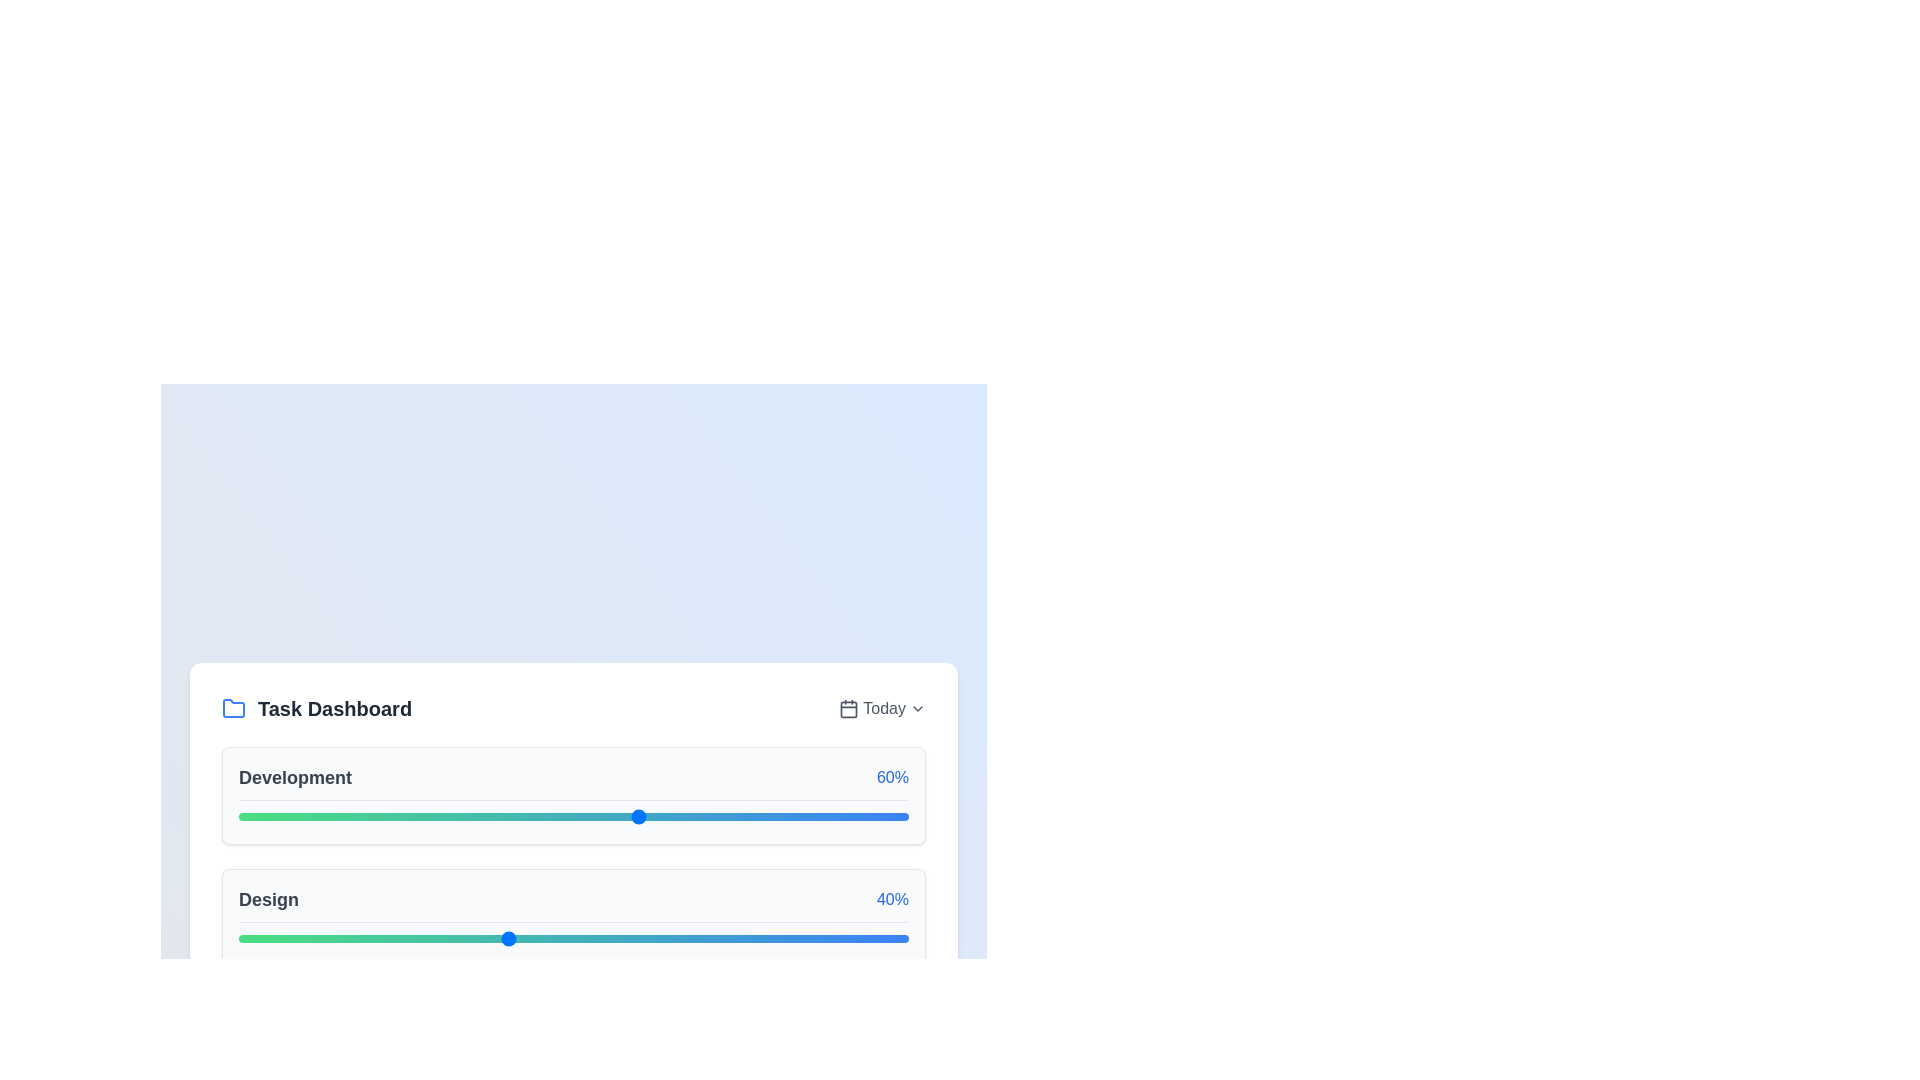 This screenshot has width=1920, height=1080. I want to click on the progress of the 'Design' slider, so click(445, 938).